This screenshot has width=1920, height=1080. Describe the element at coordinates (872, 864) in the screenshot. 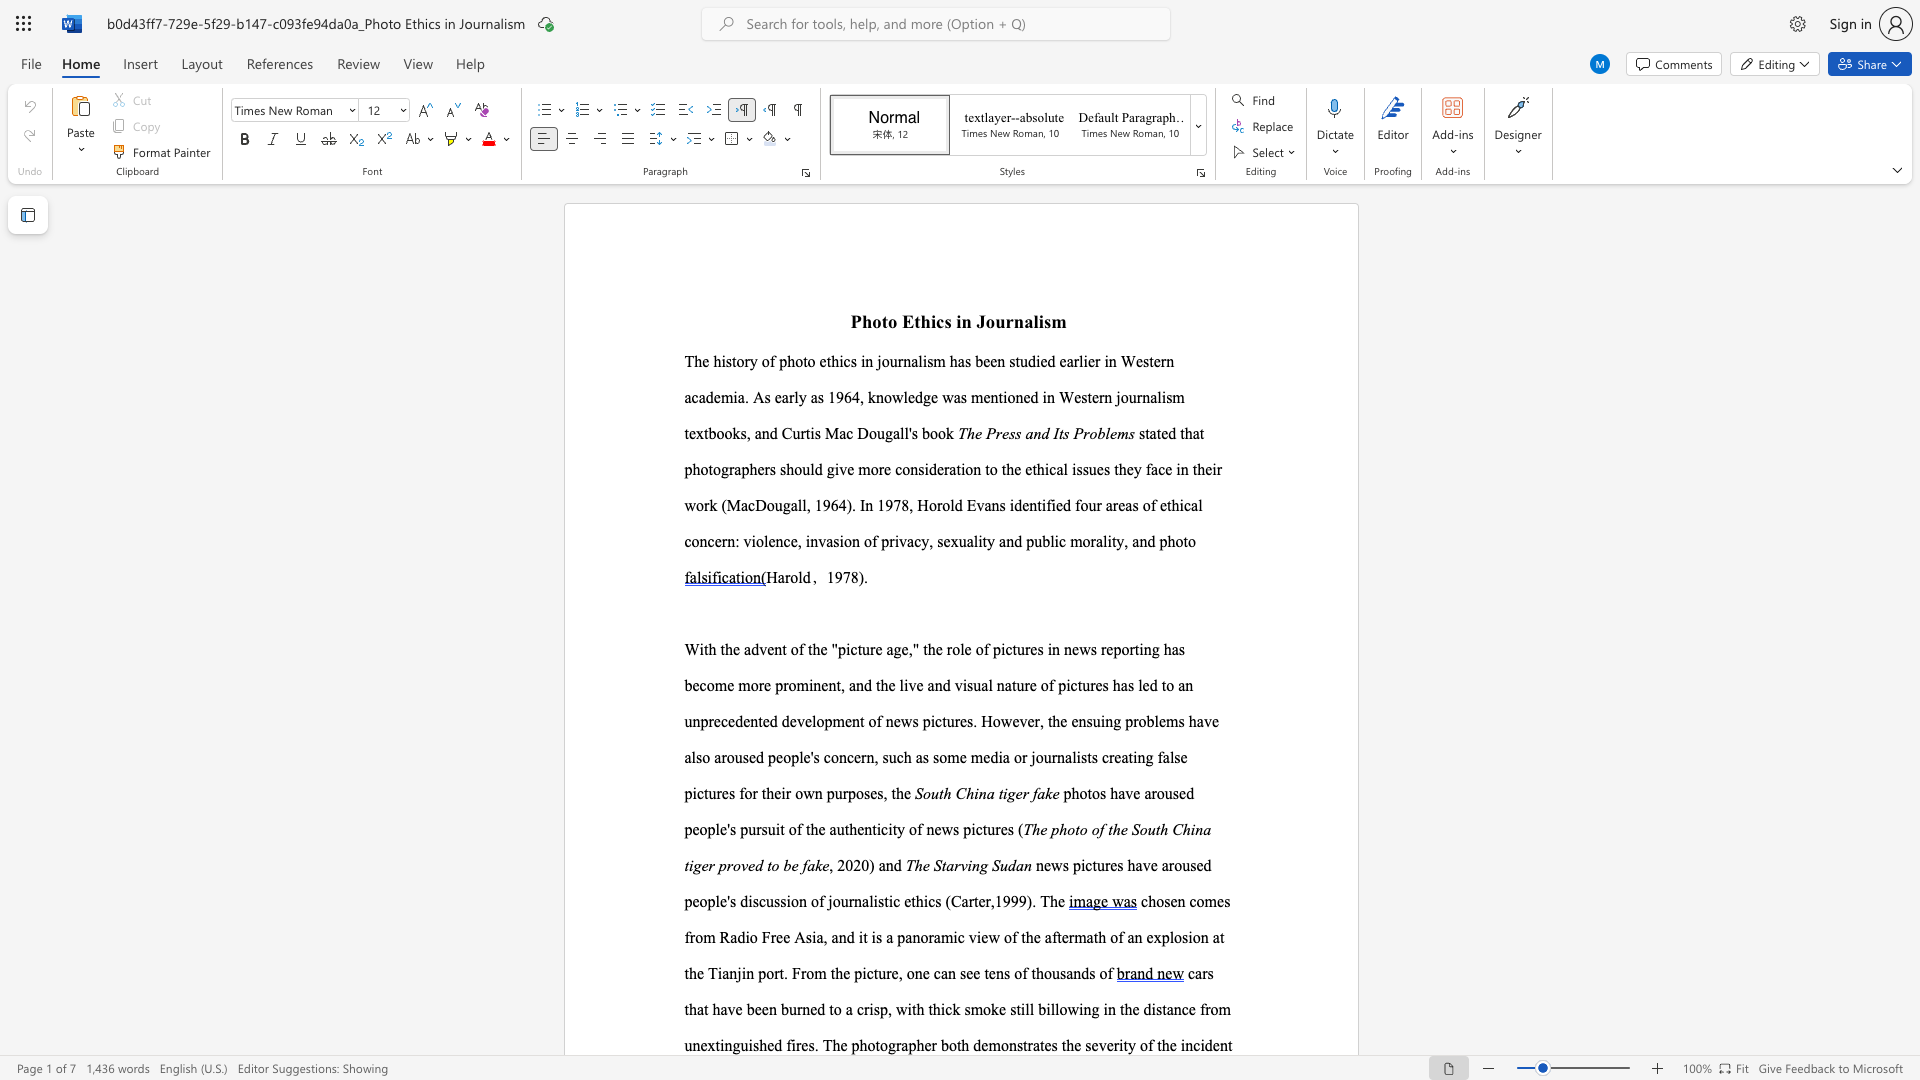

I see `the 1th character ")" in the text` at that location.